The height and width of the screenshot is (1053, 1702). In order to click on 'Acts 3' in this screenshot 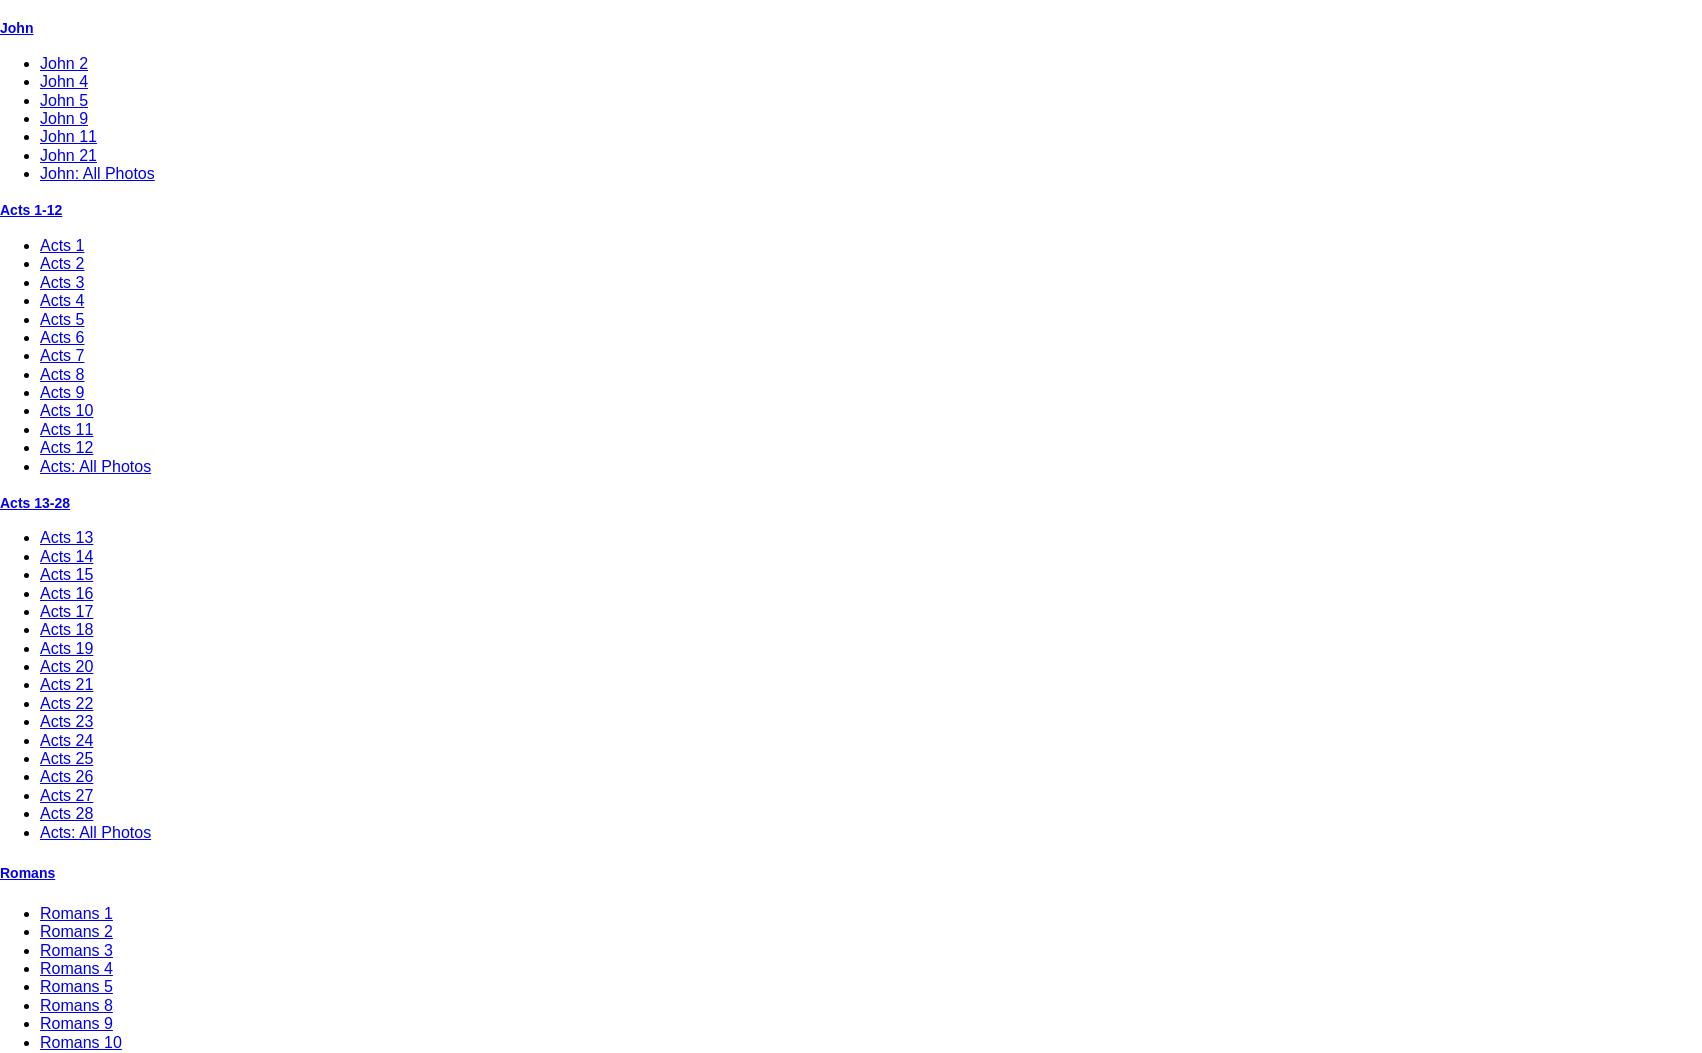, I will do `click(61, 280)`.